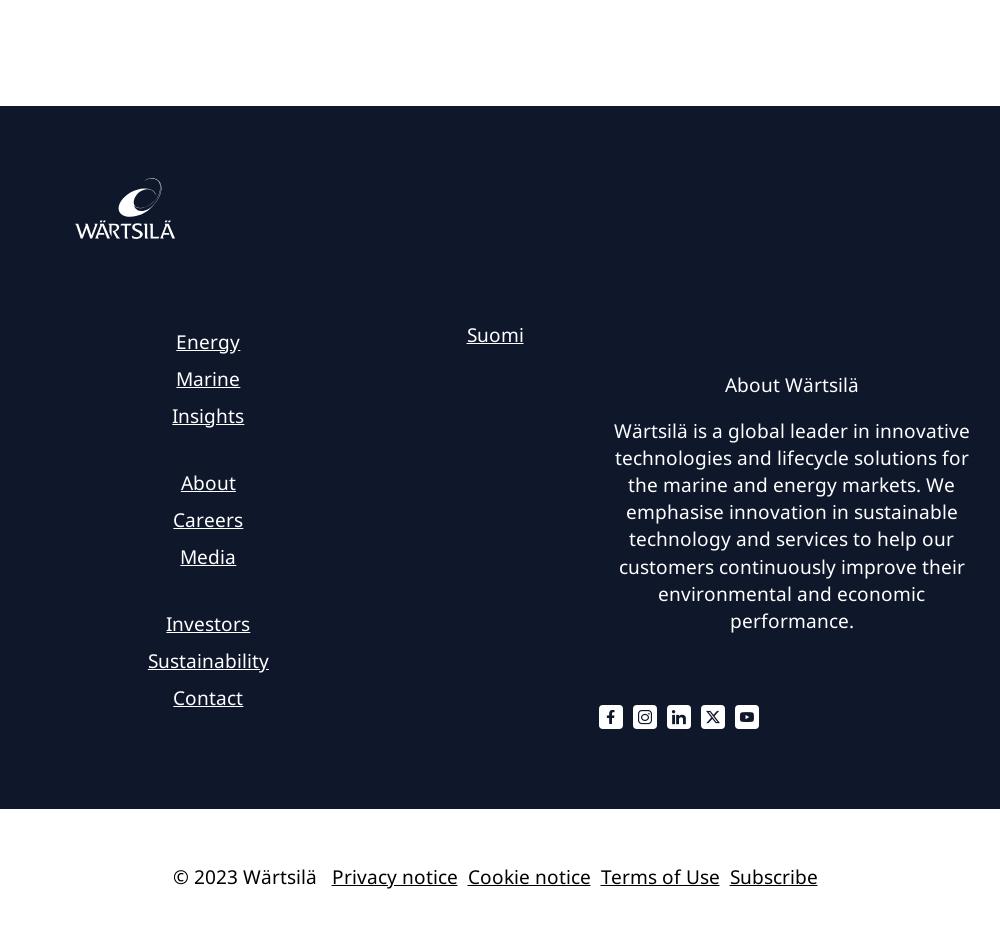  What do you see at coordinates (207, 623) in the screenshot?
I see `'Investors'` at bounding box center [207, 623].